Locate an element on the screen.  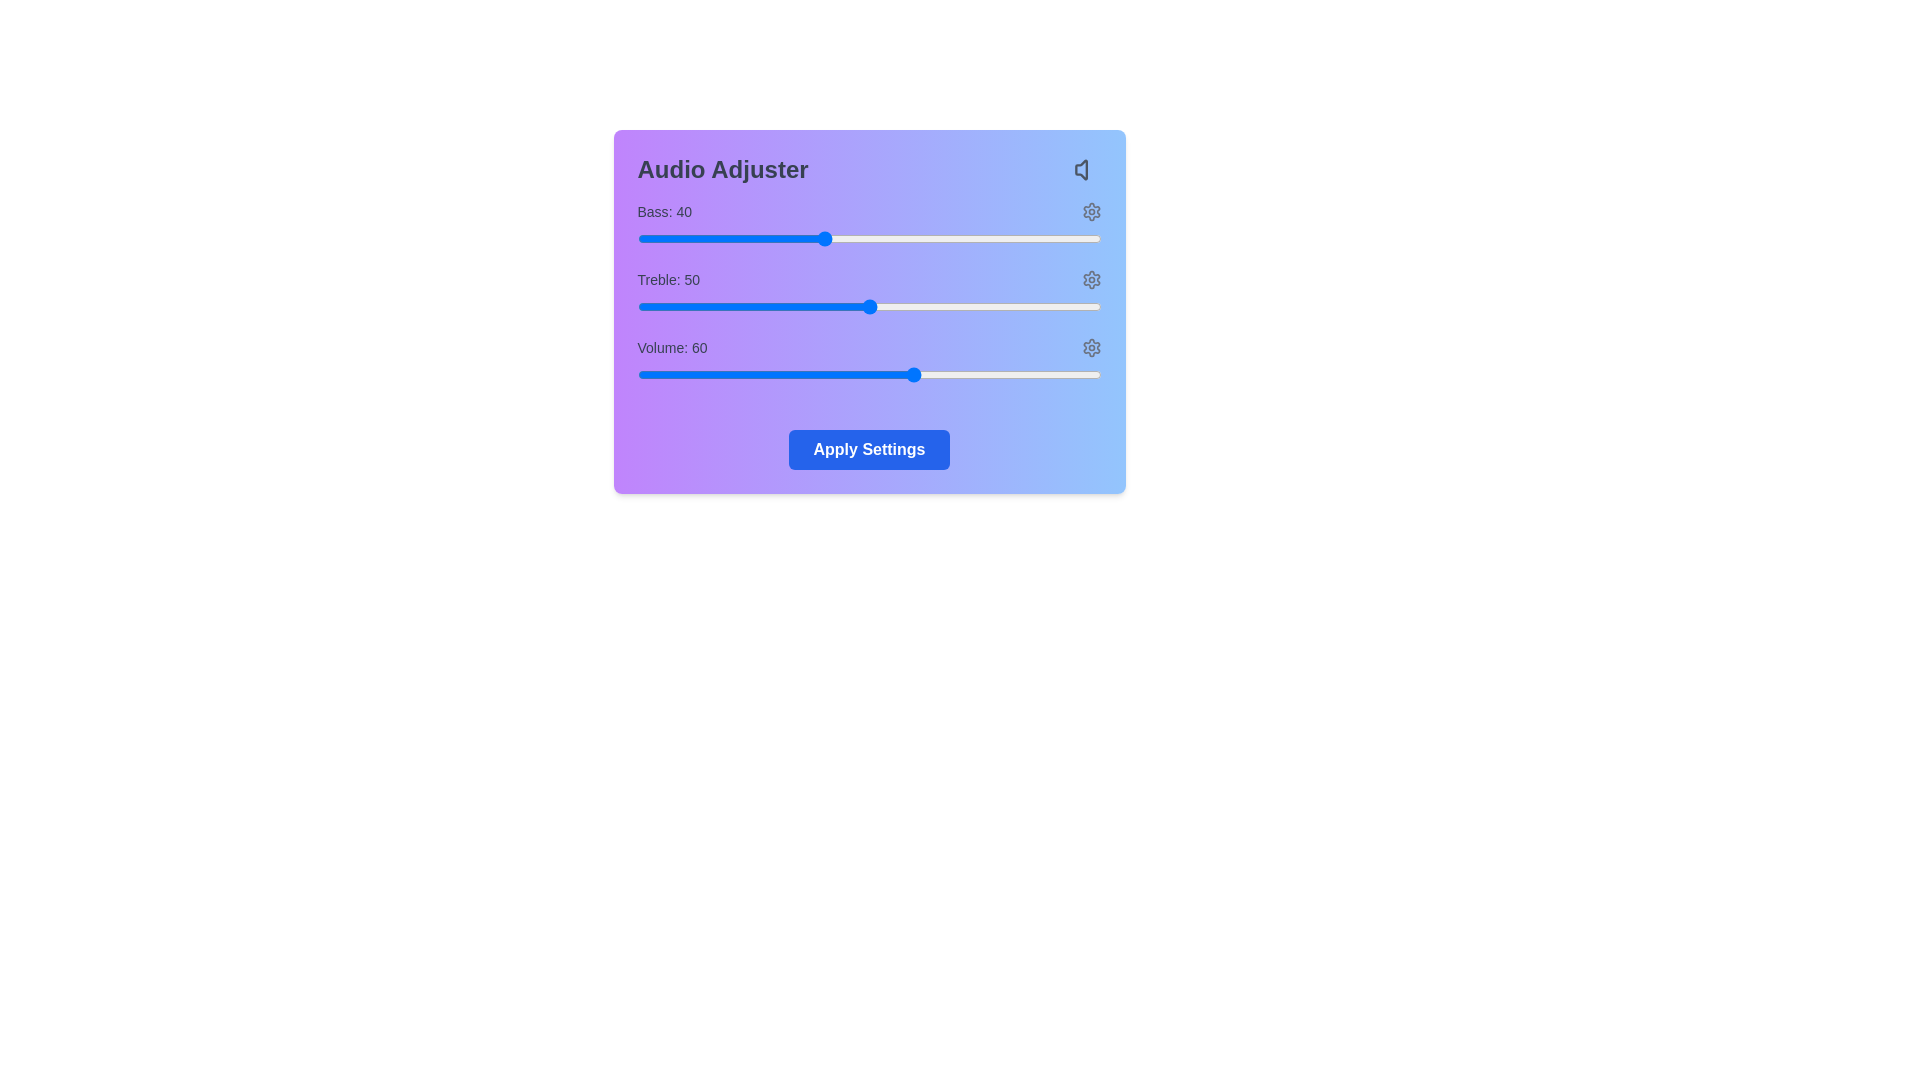
the bass level is located at coordinates (794, 238).